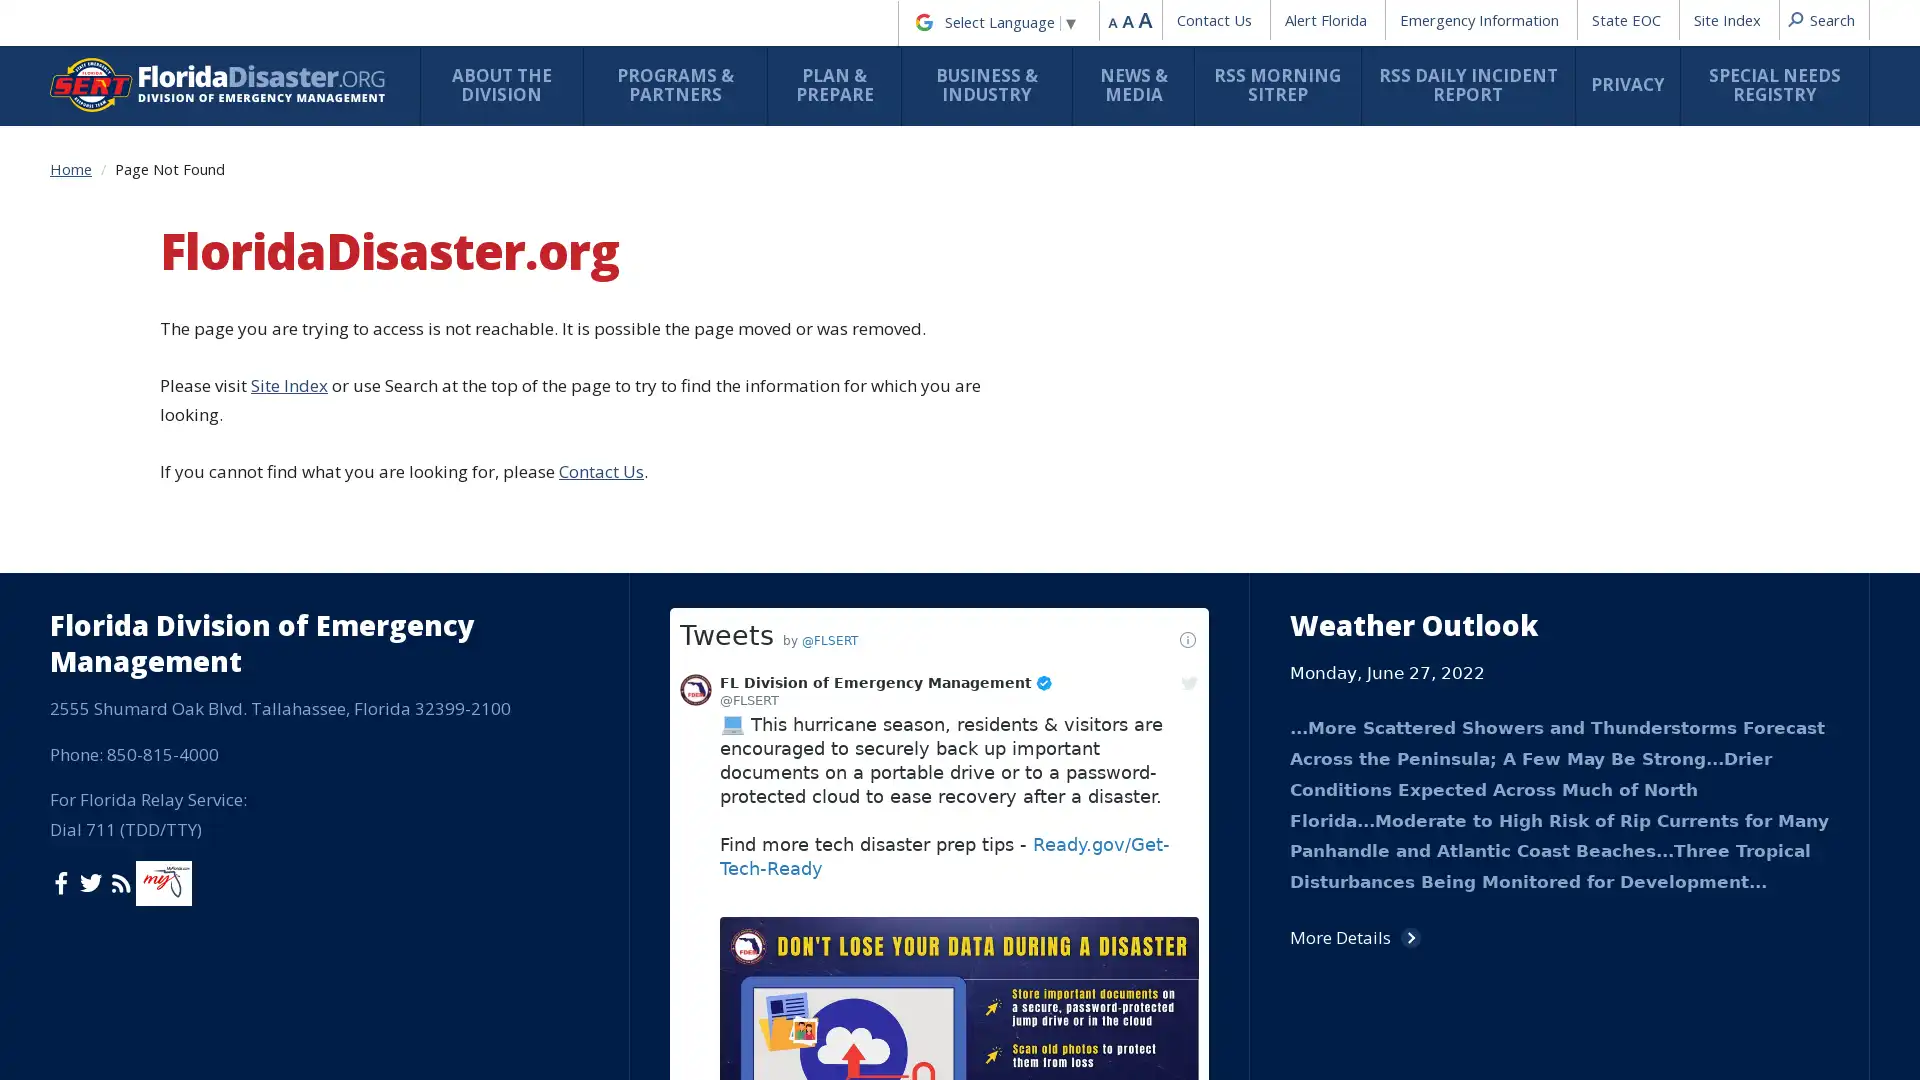 The width and height of the screenshot is (1920, 1080). I want to click on Toggle More, so click(801, 561).